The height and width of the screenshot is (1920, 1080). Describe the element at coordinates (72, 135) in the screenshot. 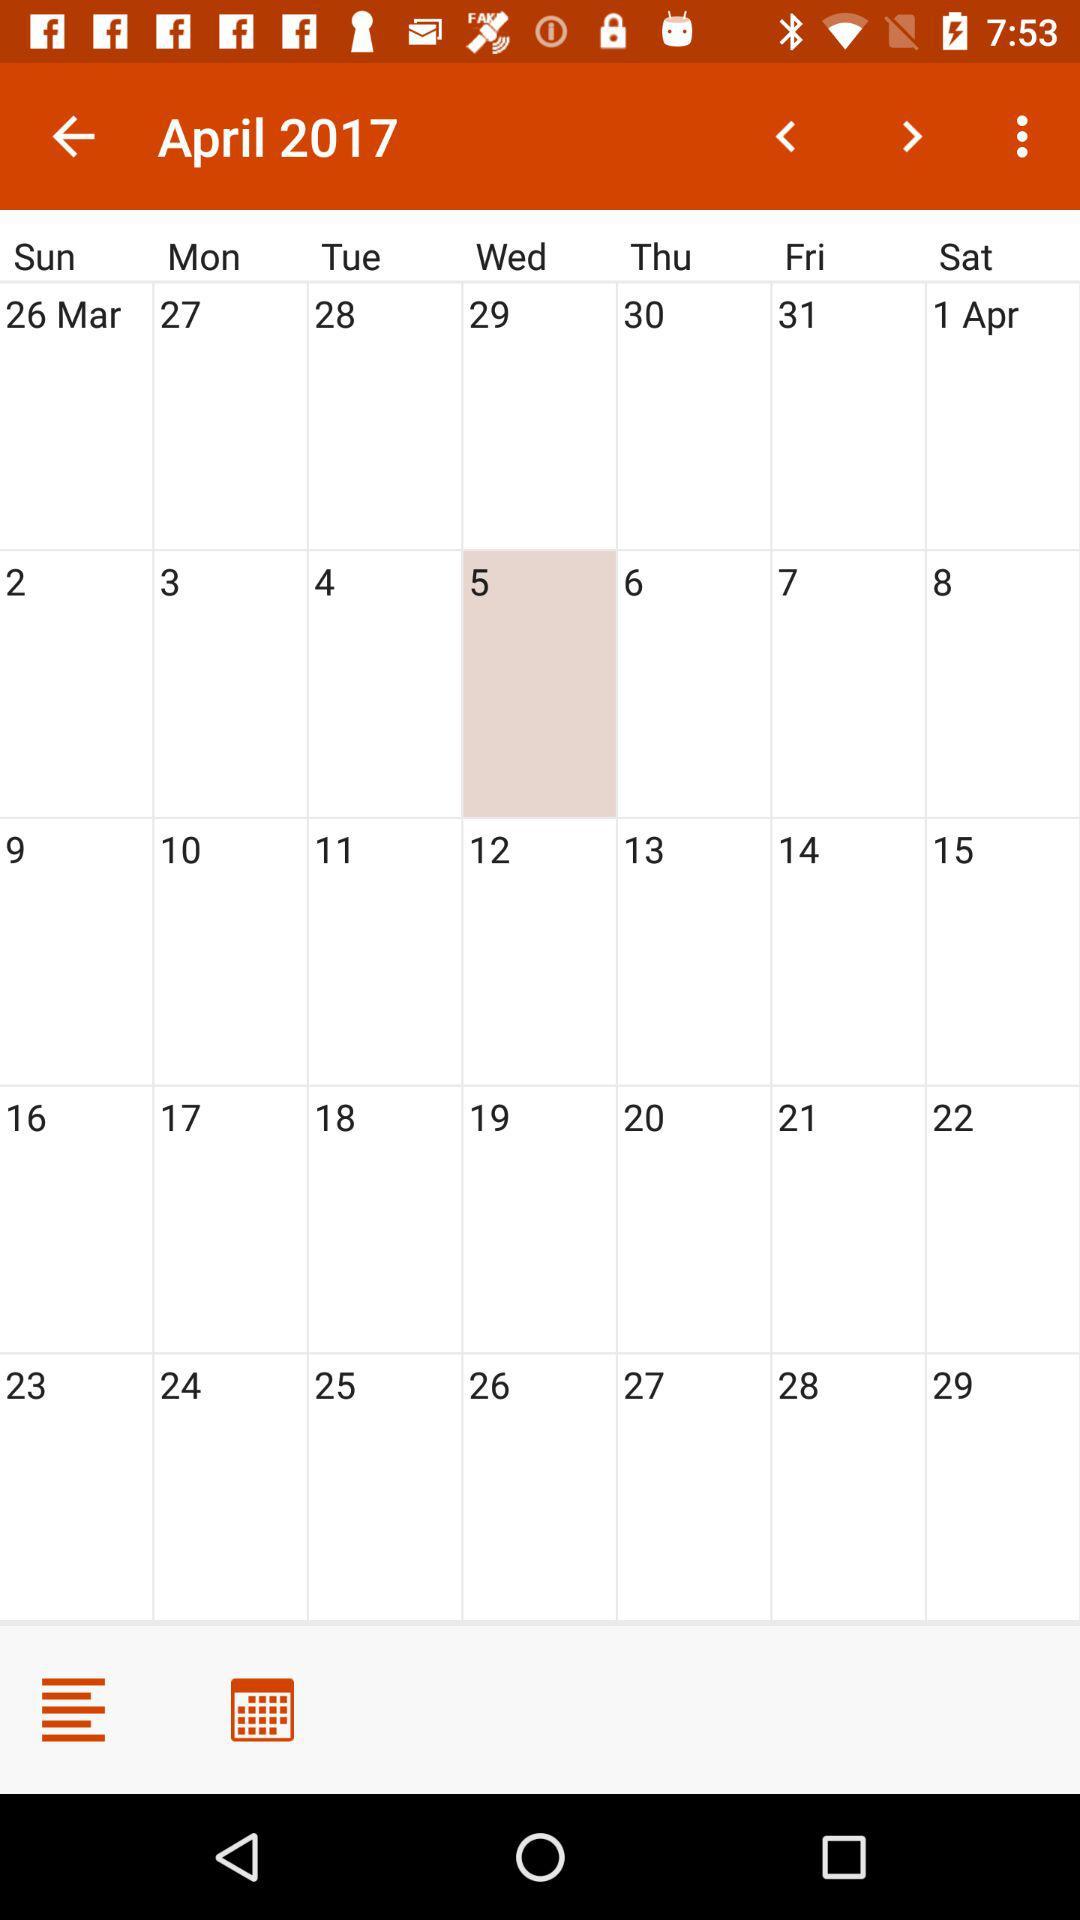

I see `the item above sun icon` at that location.